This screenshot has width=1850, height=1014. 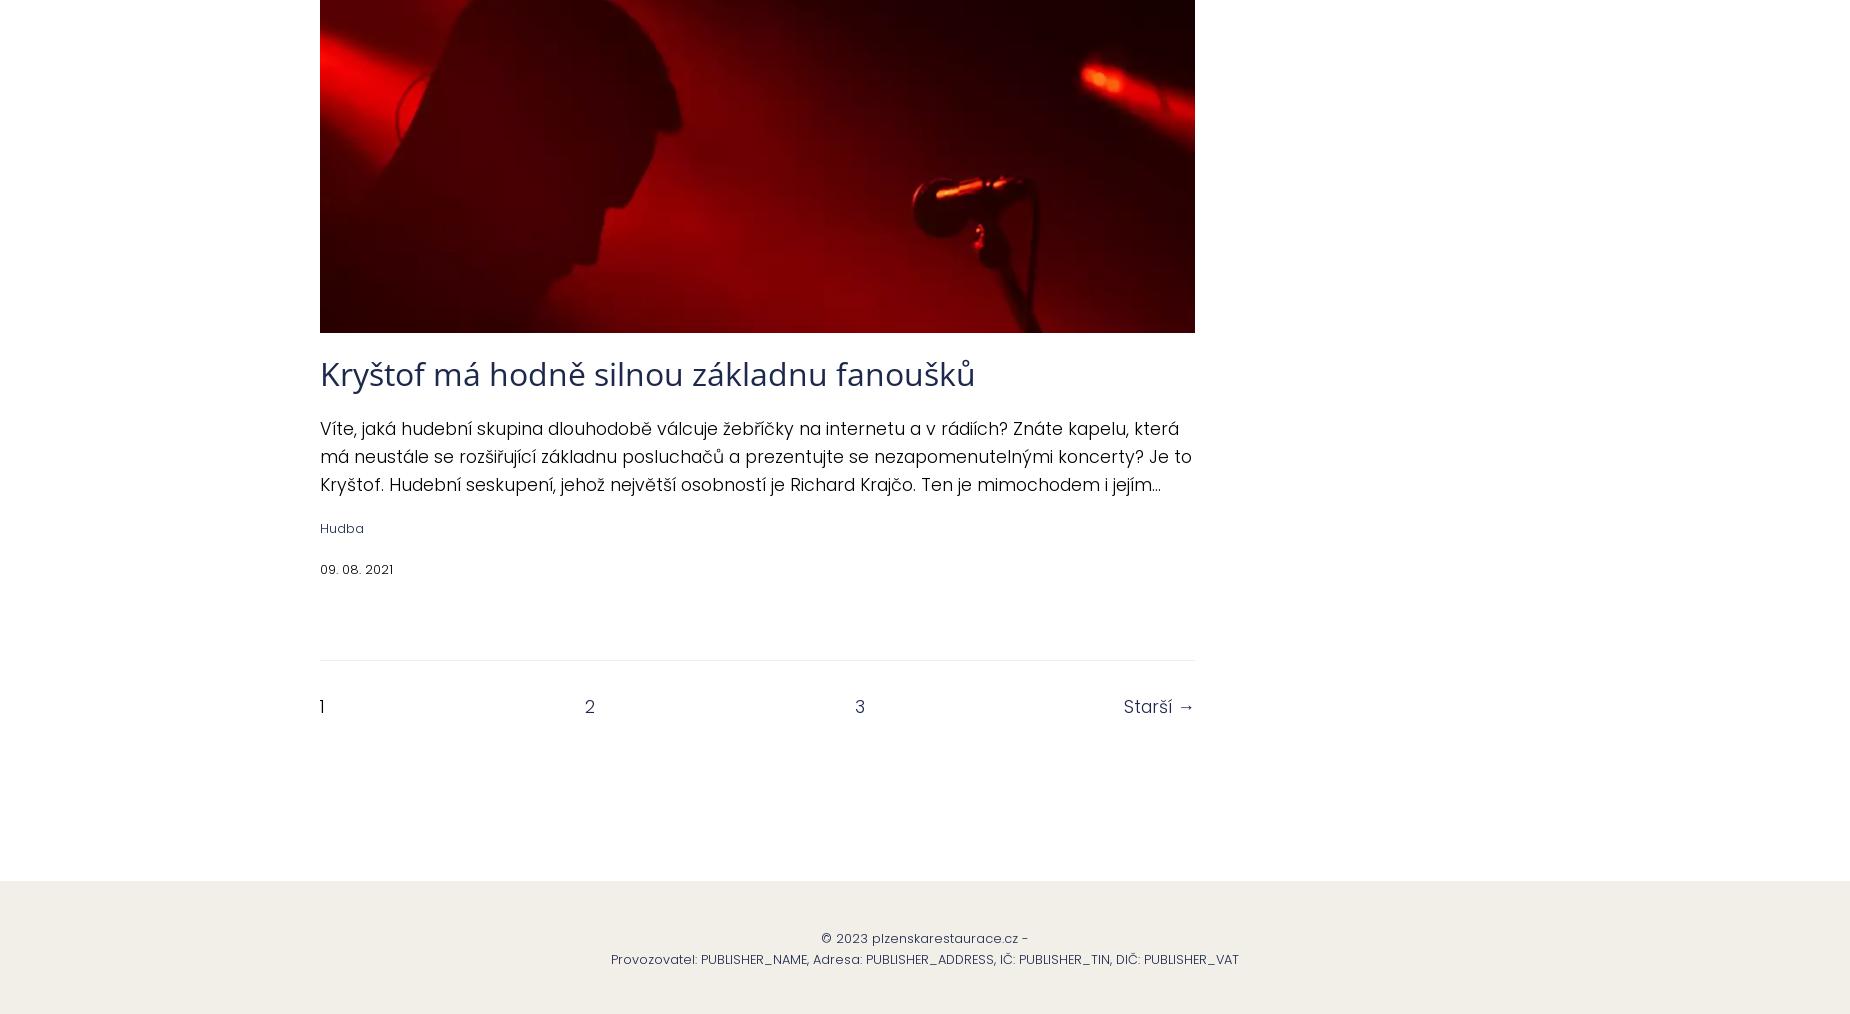 I want to click on '2', so click(x=589, y=705).